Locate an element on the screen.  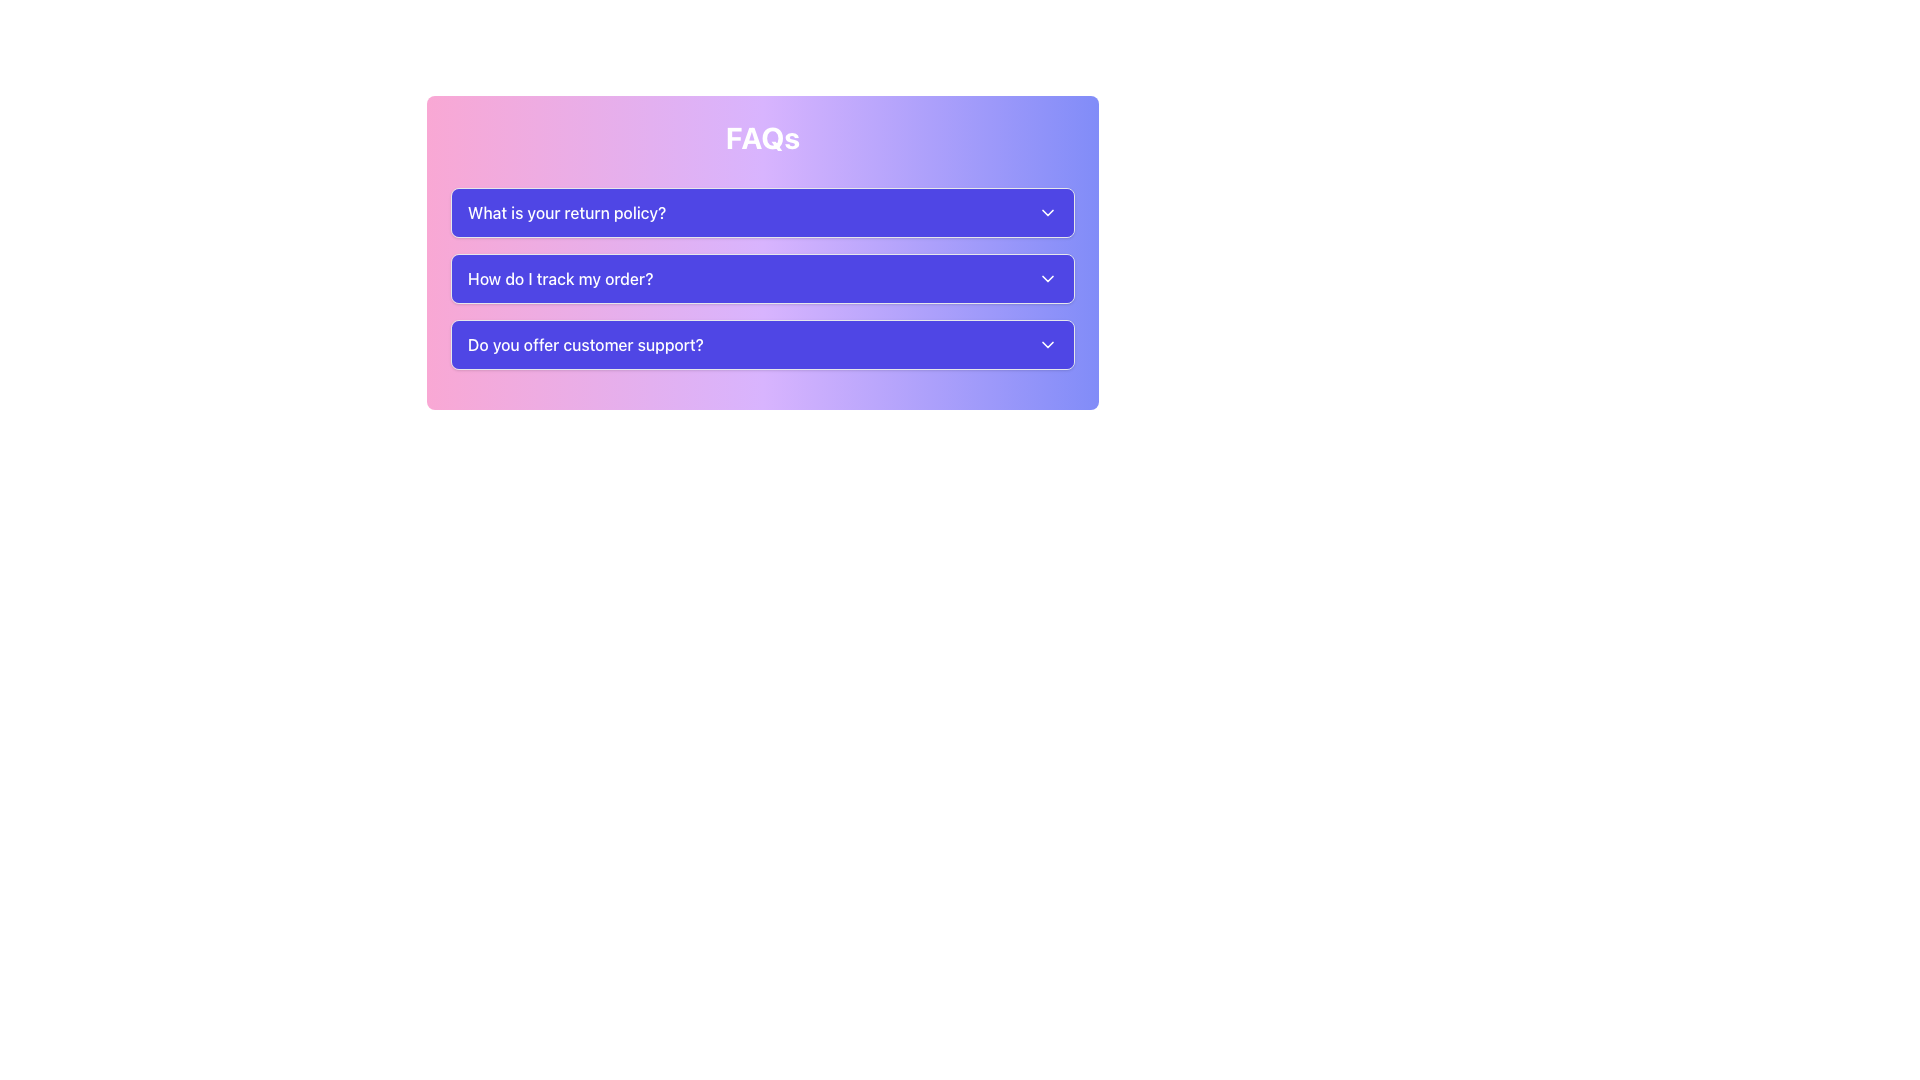
the downward-pointing chevron icon located on the right side of the FAQ question bar labeled 'How do I track my order?' is located at coordinates (1046, 278).